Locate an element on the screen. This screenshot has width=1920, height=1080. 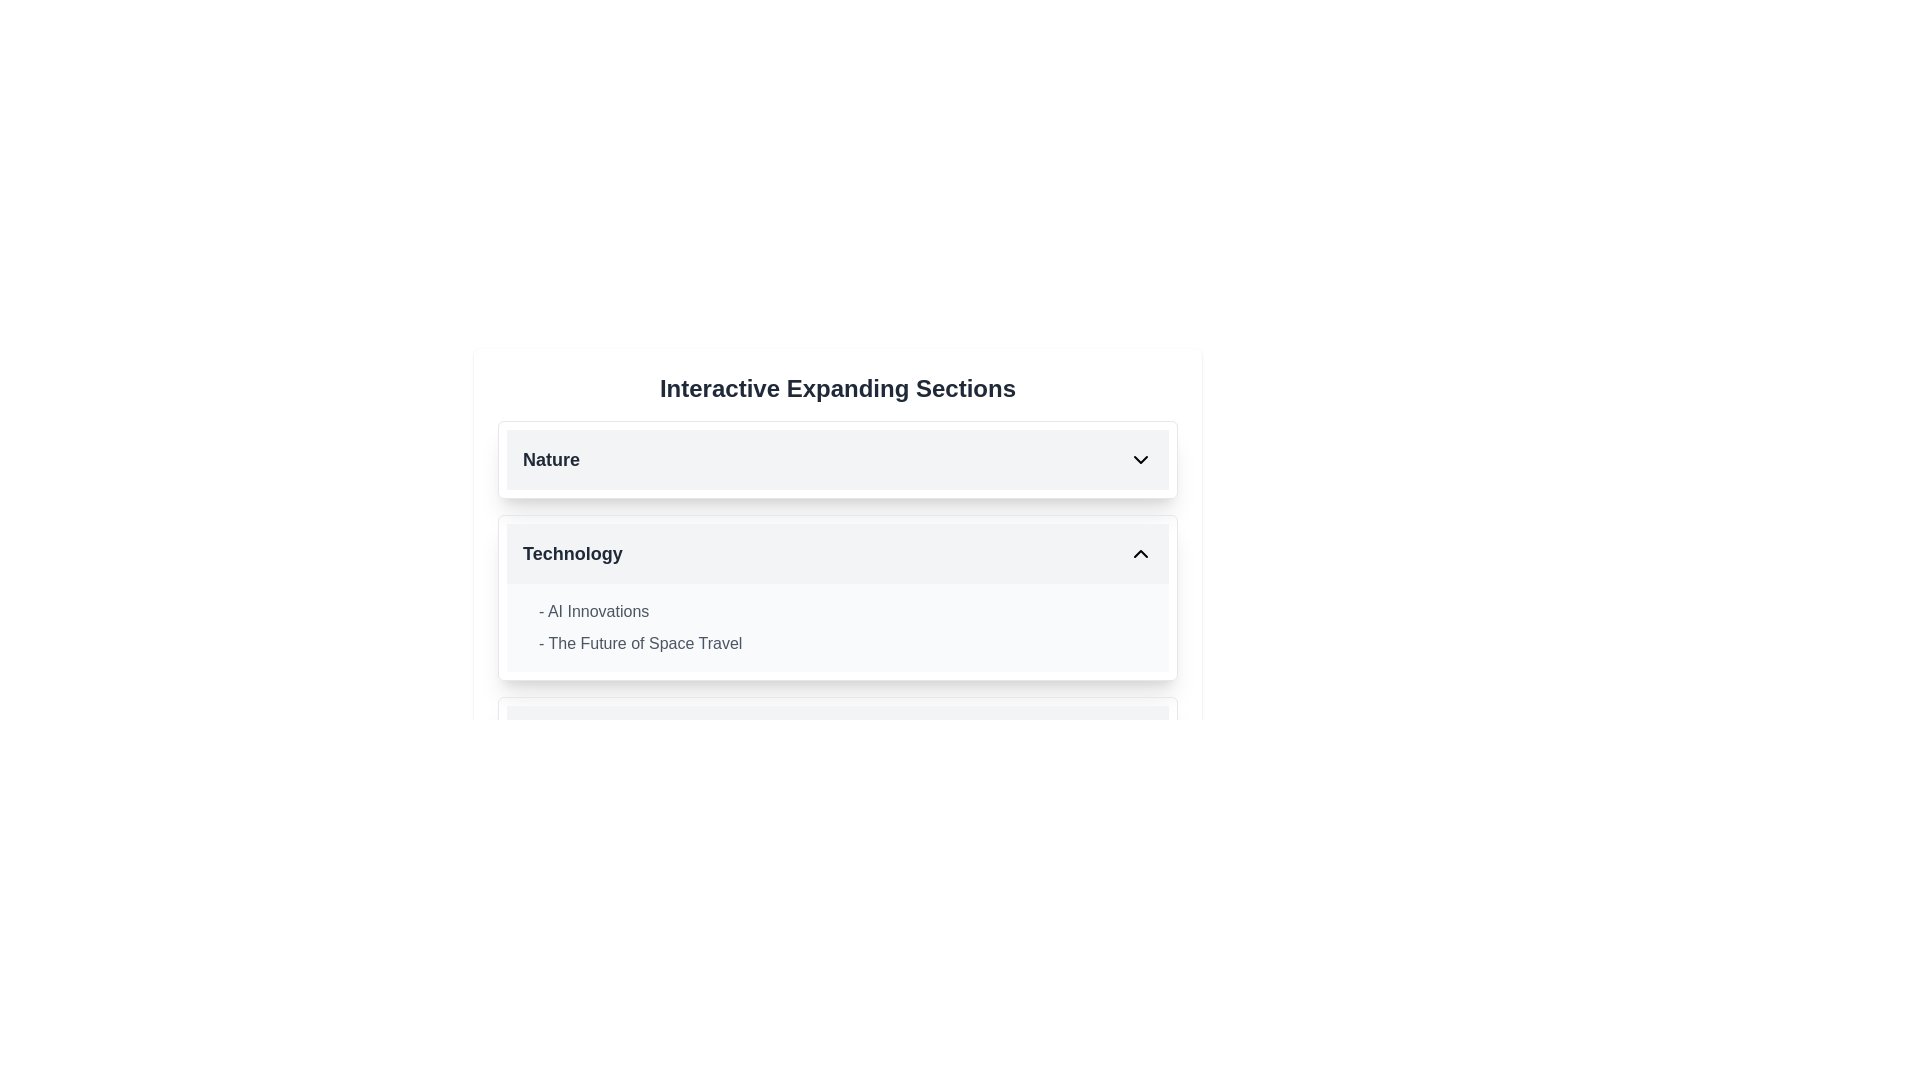
the visual state change of the downward-pointing chevron arrow icon located in the top section of the collapsible interface labeled 'Nature', aligned with the text 'Nature' is located at coordinates (1141, 459).